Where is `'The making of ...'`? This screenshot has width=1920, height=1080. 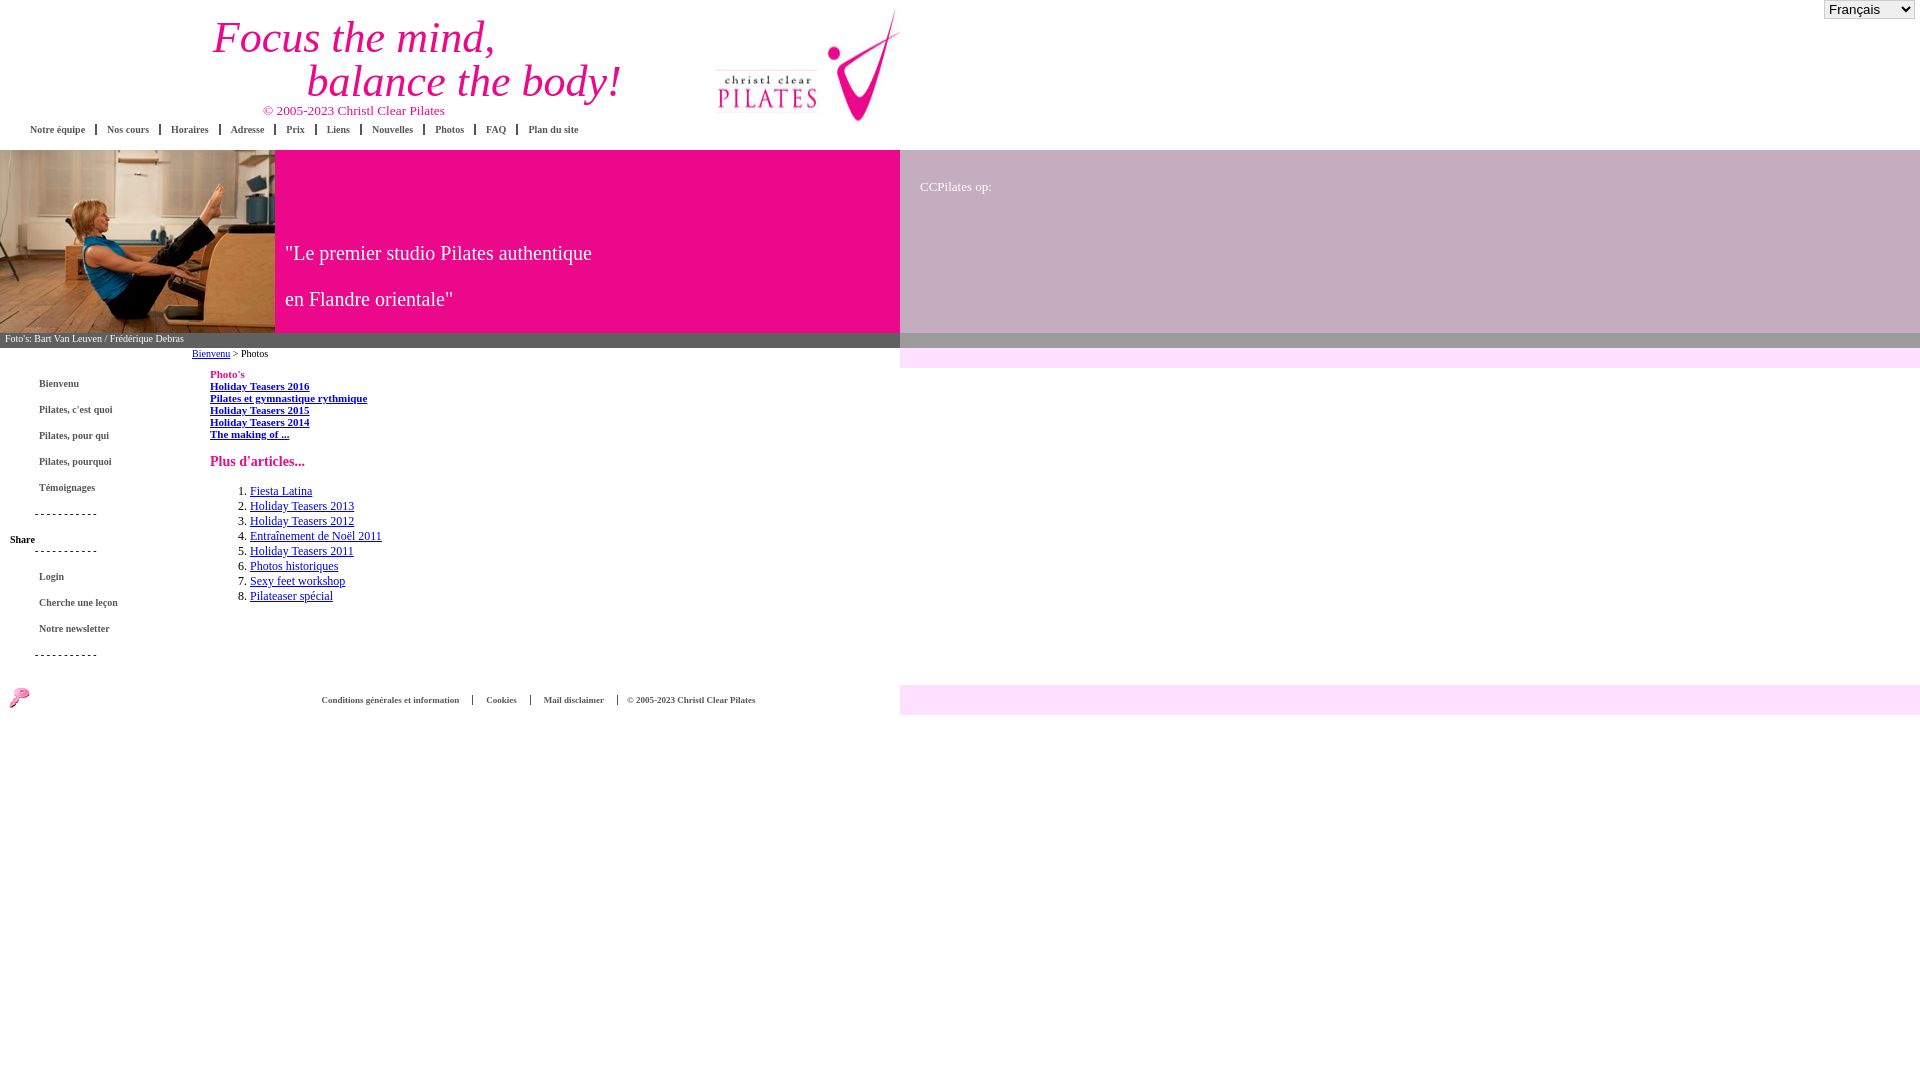 'The making of ...' is located at coordinates (248, 433).